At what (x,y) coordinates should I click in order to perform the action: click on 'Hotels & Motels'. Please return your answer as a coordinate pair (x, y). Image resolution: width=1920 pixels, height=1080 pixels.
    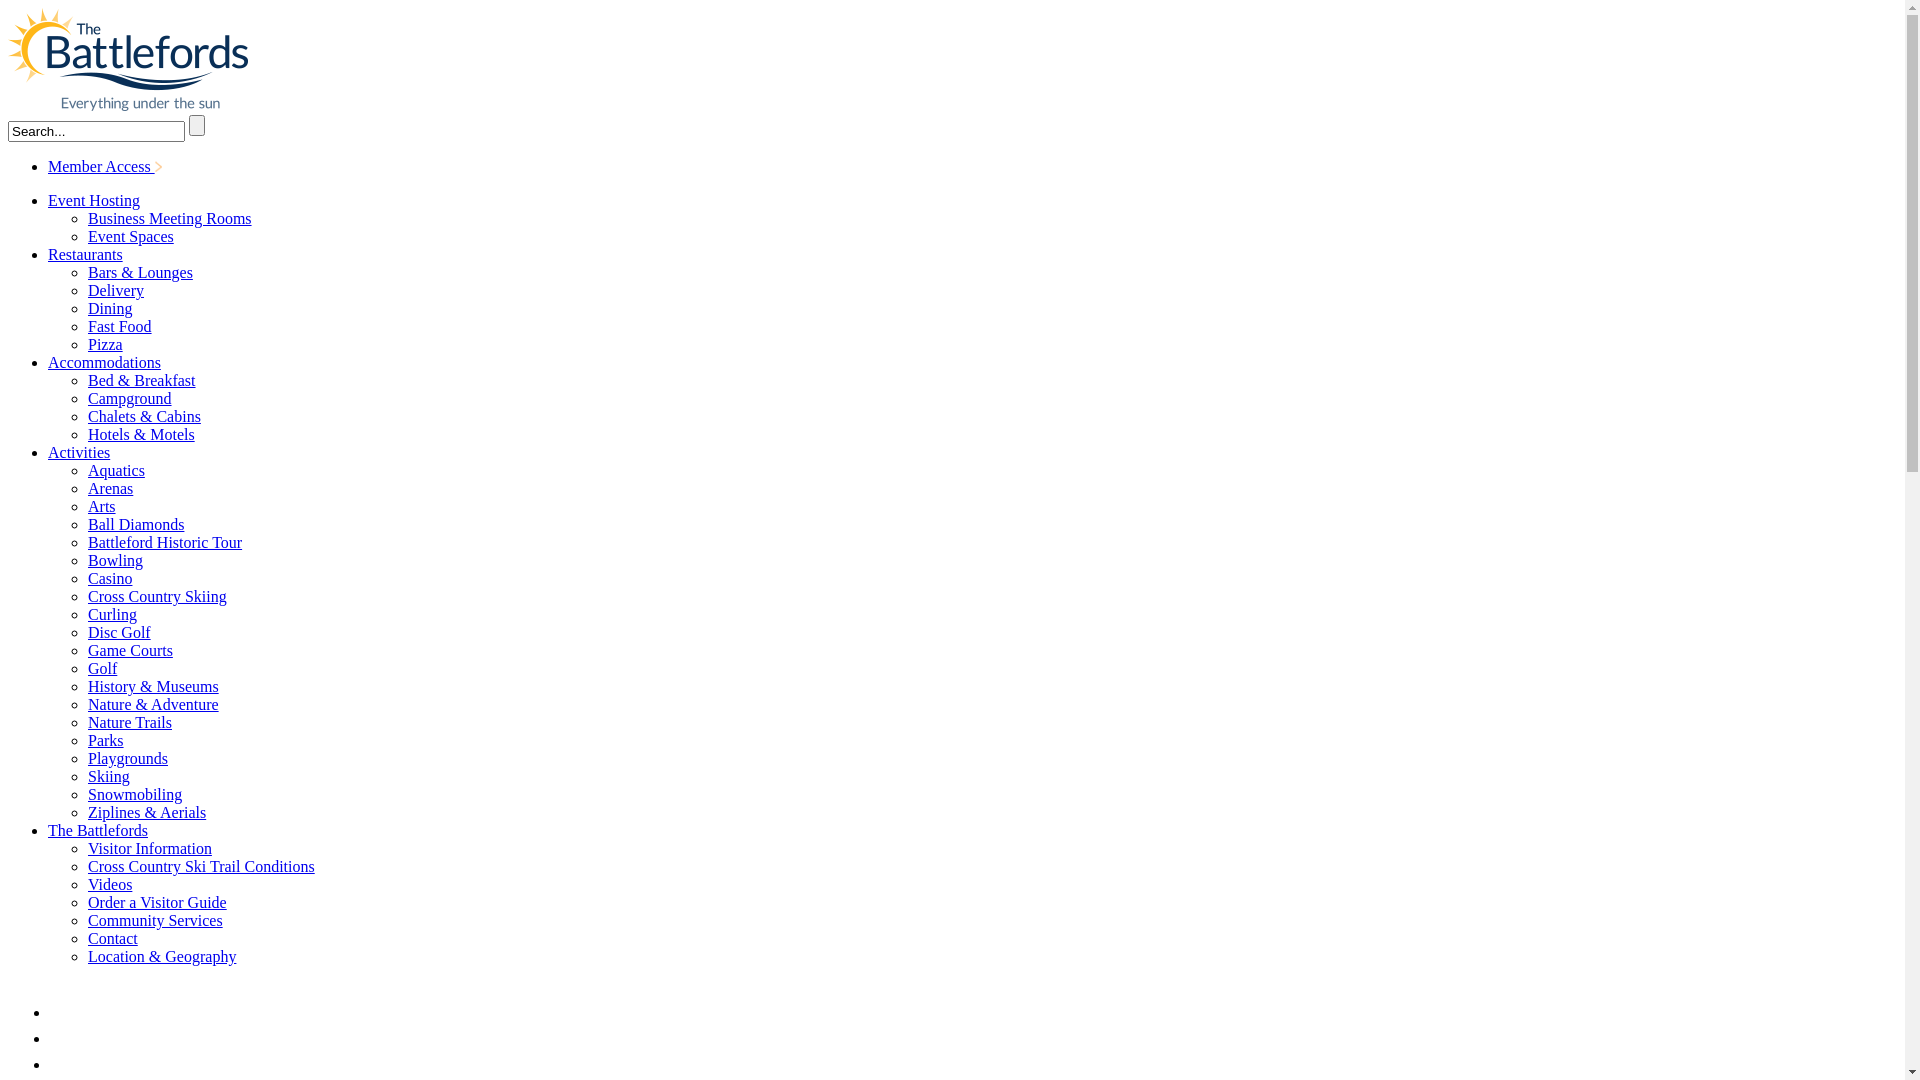
    Looking at the image, I should click on (140, 433).